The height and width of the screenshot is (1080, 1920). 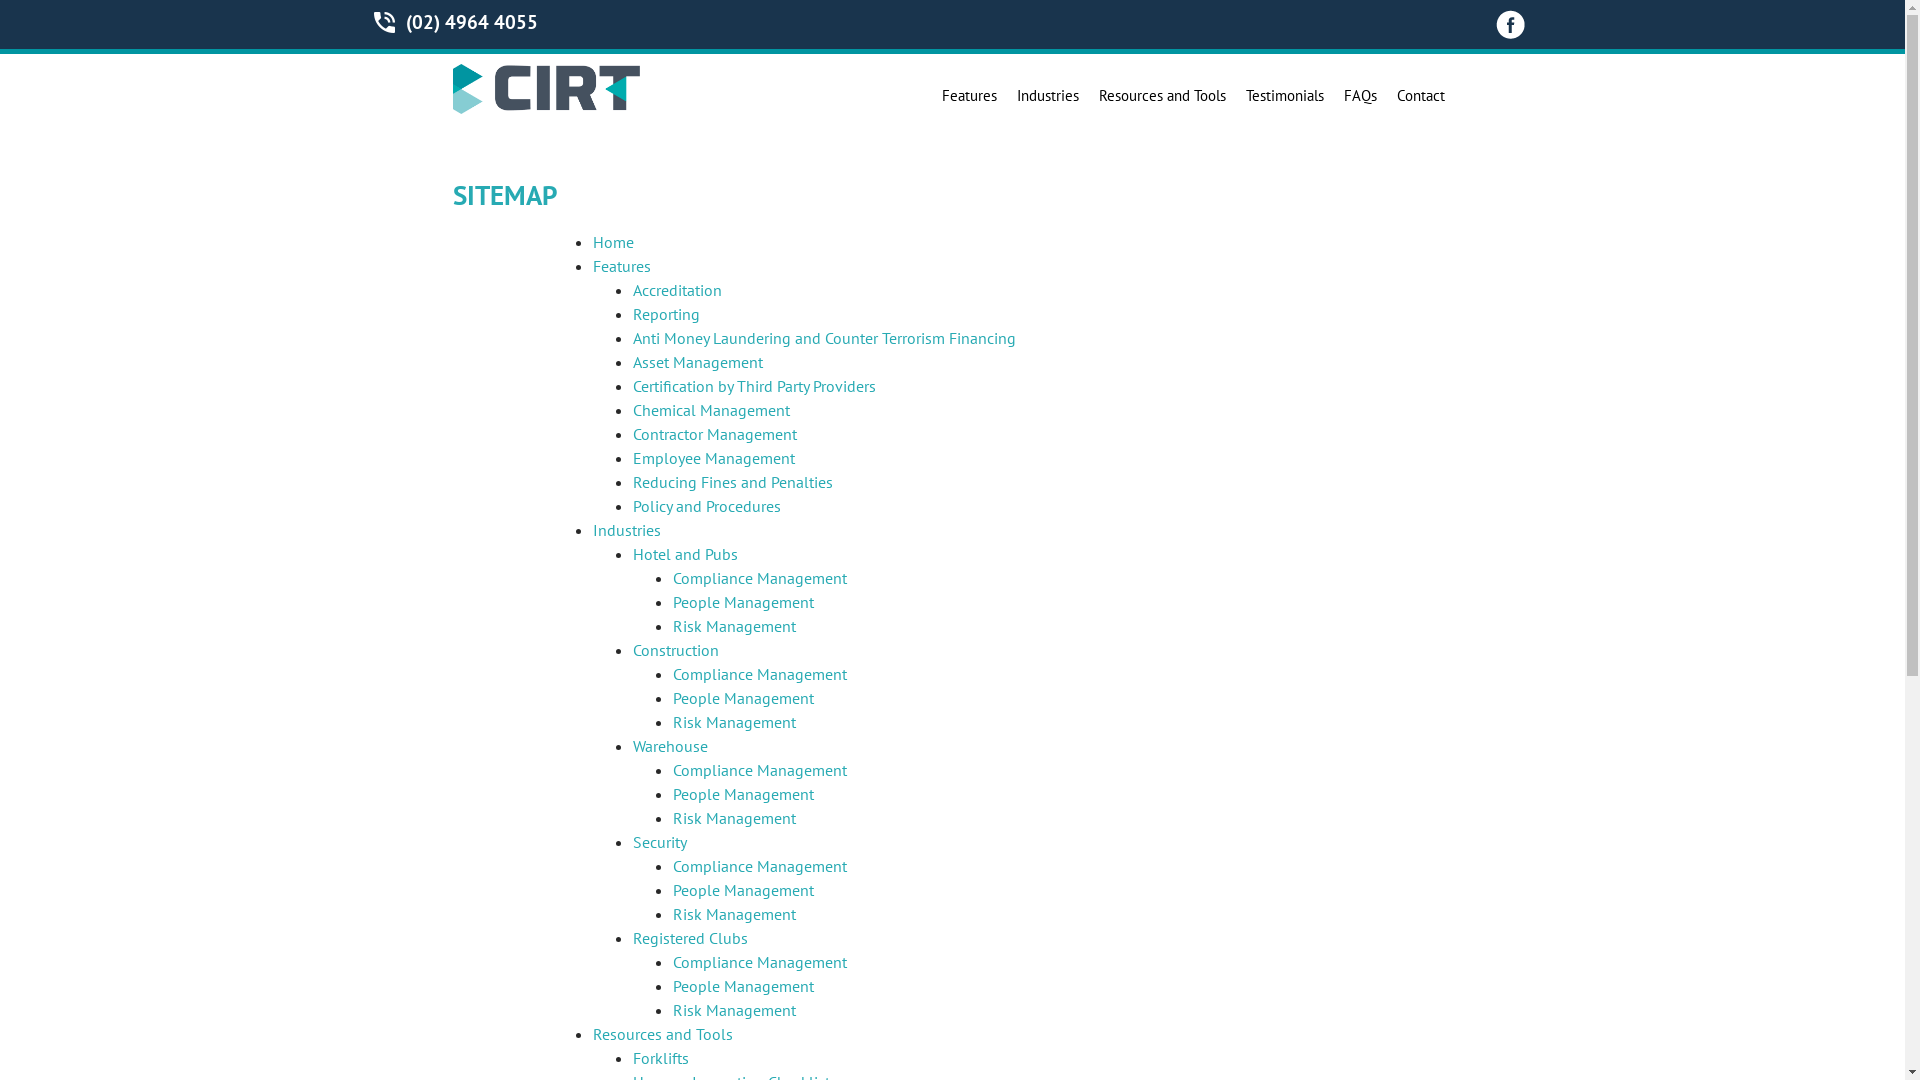 I want to click on 'Risk Management', so click(x=732, y=624).